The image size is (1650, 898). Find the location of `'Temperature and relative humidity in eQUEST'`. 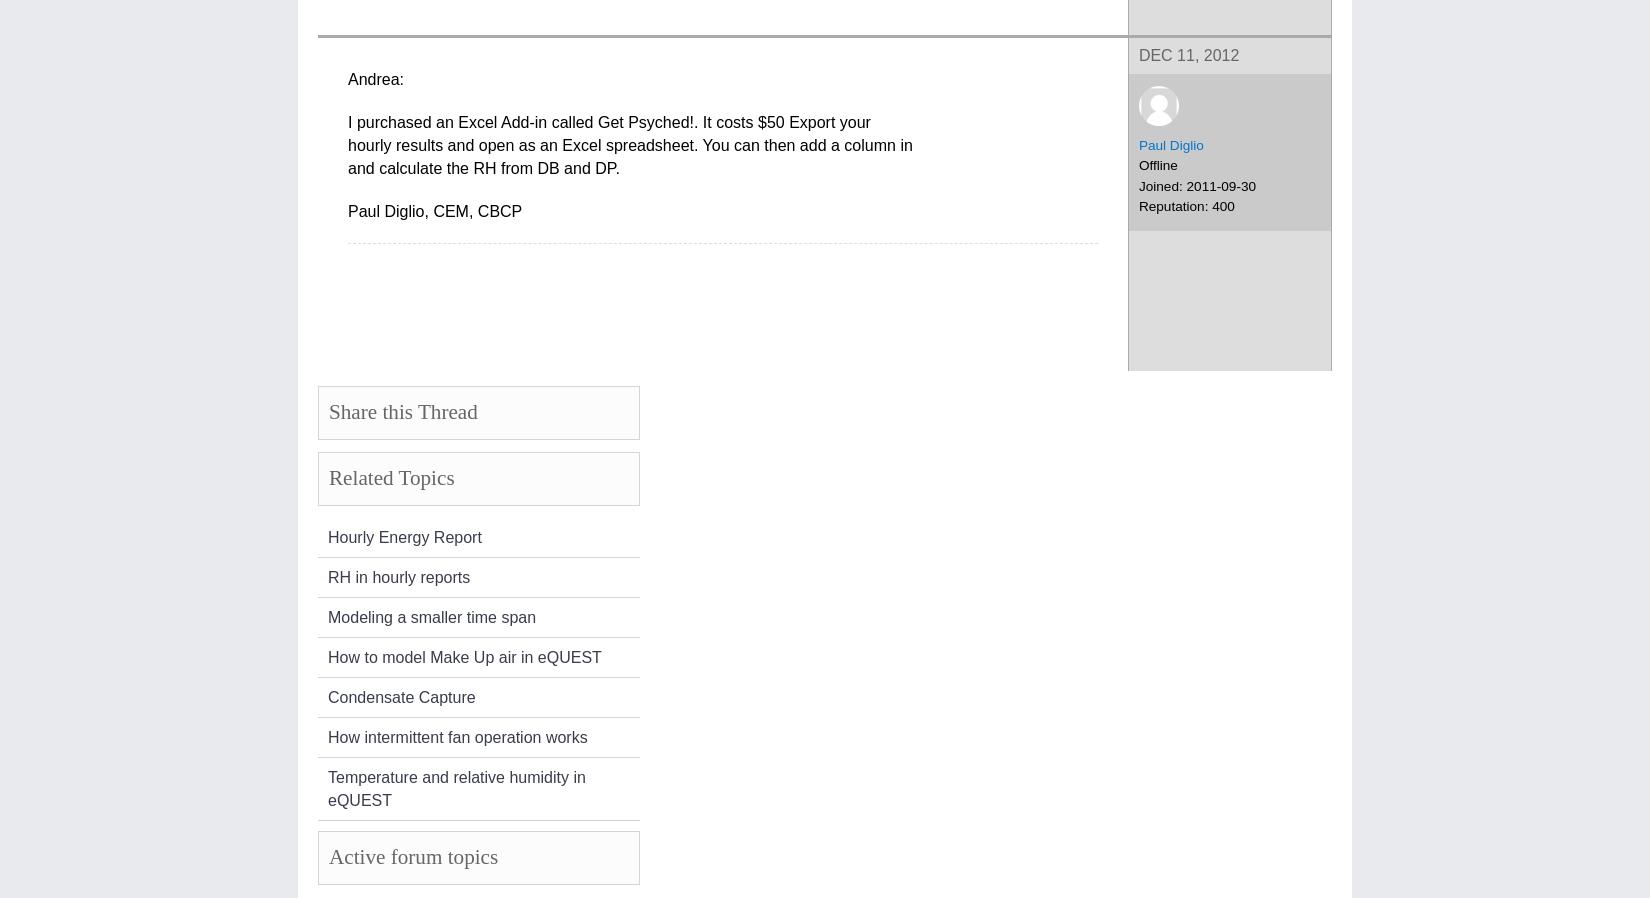

'Temperature and relative humidity in eQUEST' is located at coordinates (328, 787).